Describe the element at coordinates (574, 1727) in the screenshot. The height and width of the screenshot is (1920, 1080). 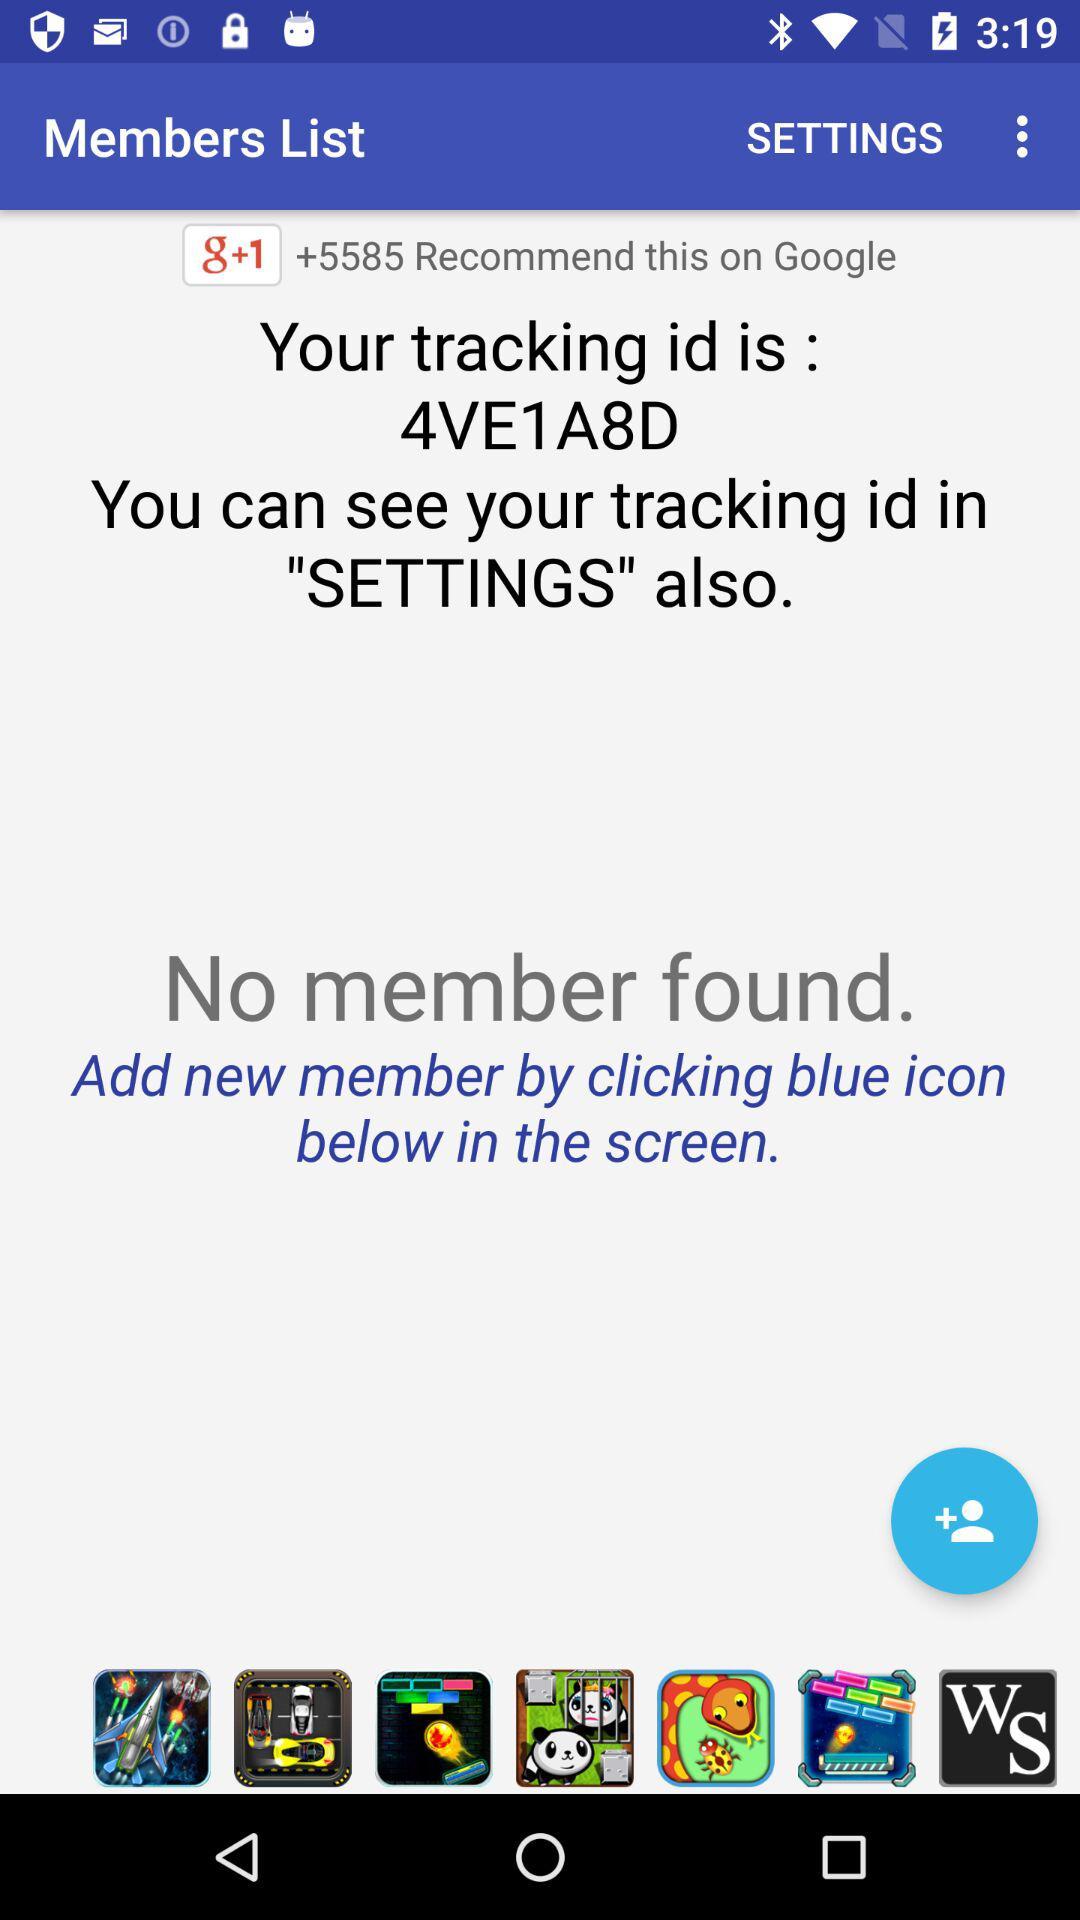
I see `navigate to advertised application` at that location.